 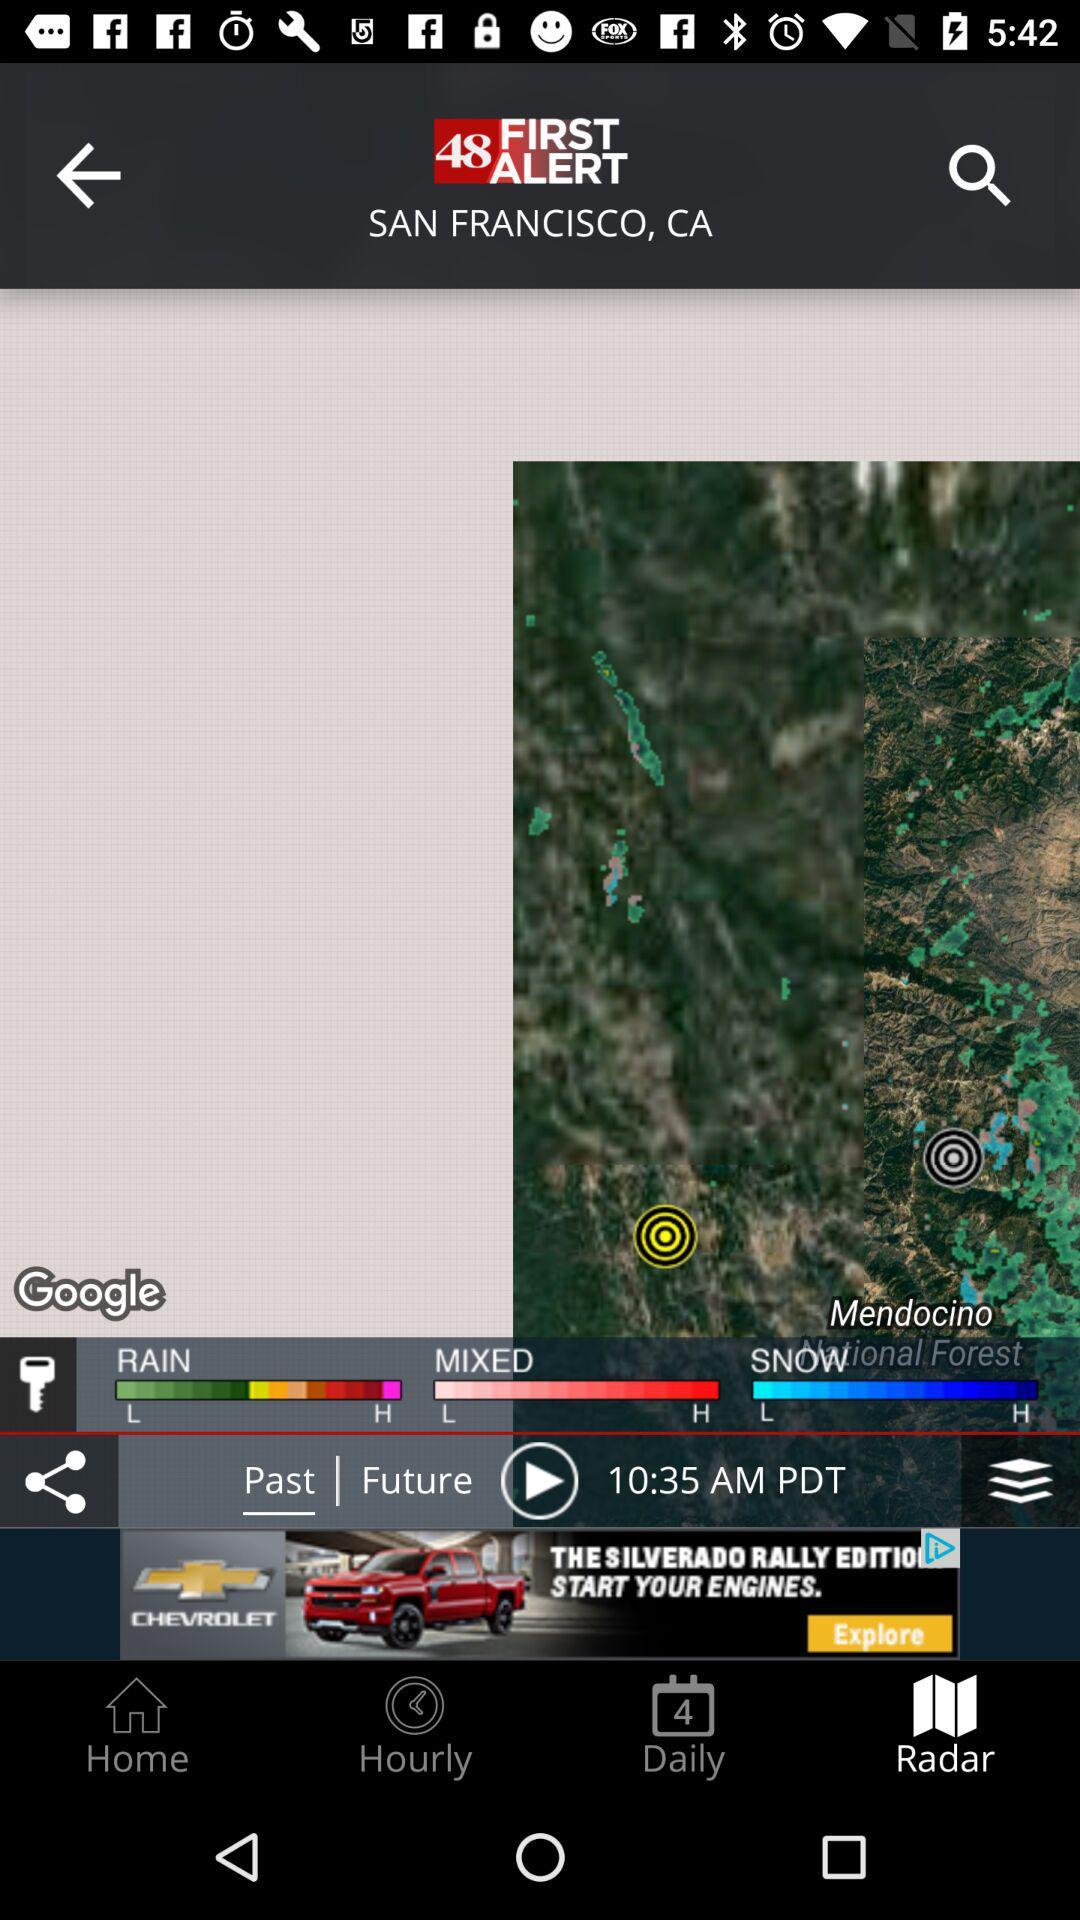 What do you see at coordinates (945, 1726) in the screenshot?
I see `the item next to daily radio button` at bounding box center [945, 1726].